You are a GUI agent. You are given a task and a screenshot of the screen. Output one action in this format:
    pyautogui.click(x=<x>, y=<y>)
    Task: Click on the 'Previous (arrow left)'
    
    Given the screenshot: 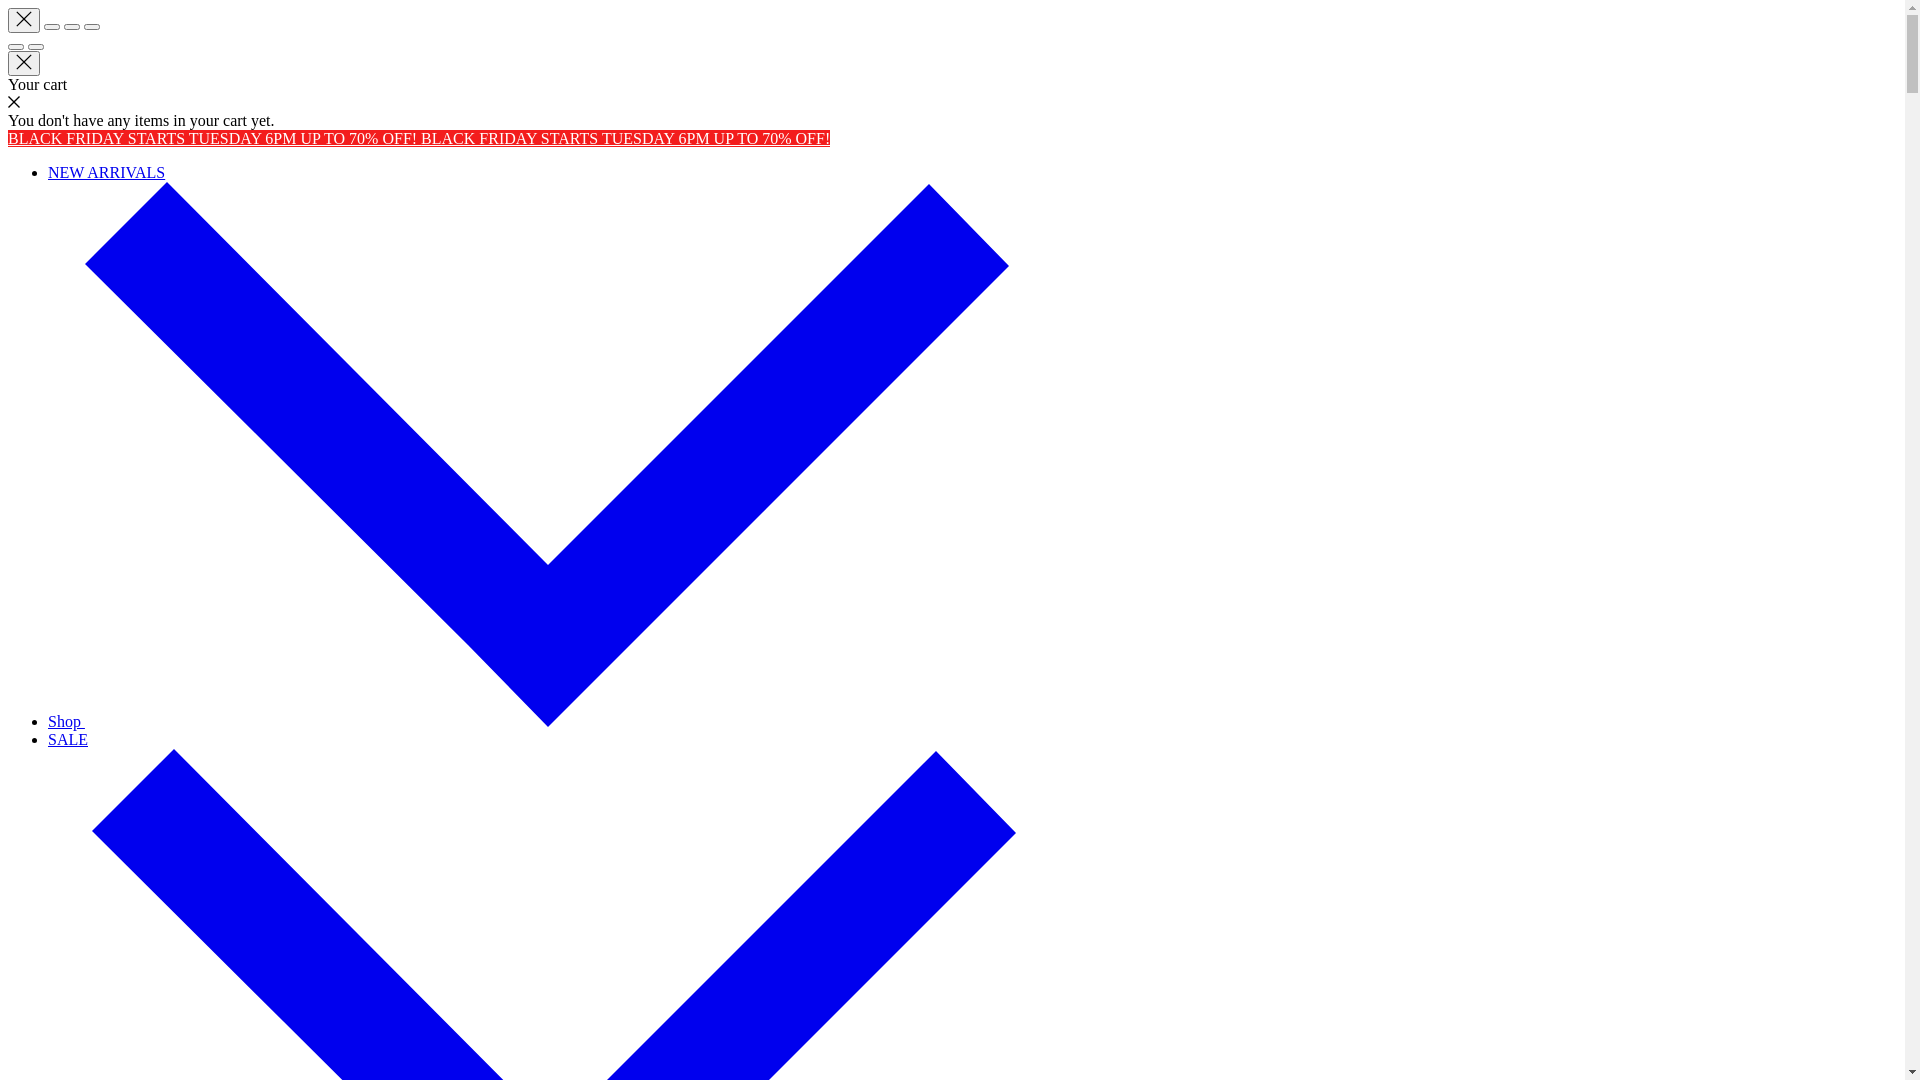 What is the action you would take?
    pyautogui.click(x=15, y=45)
    